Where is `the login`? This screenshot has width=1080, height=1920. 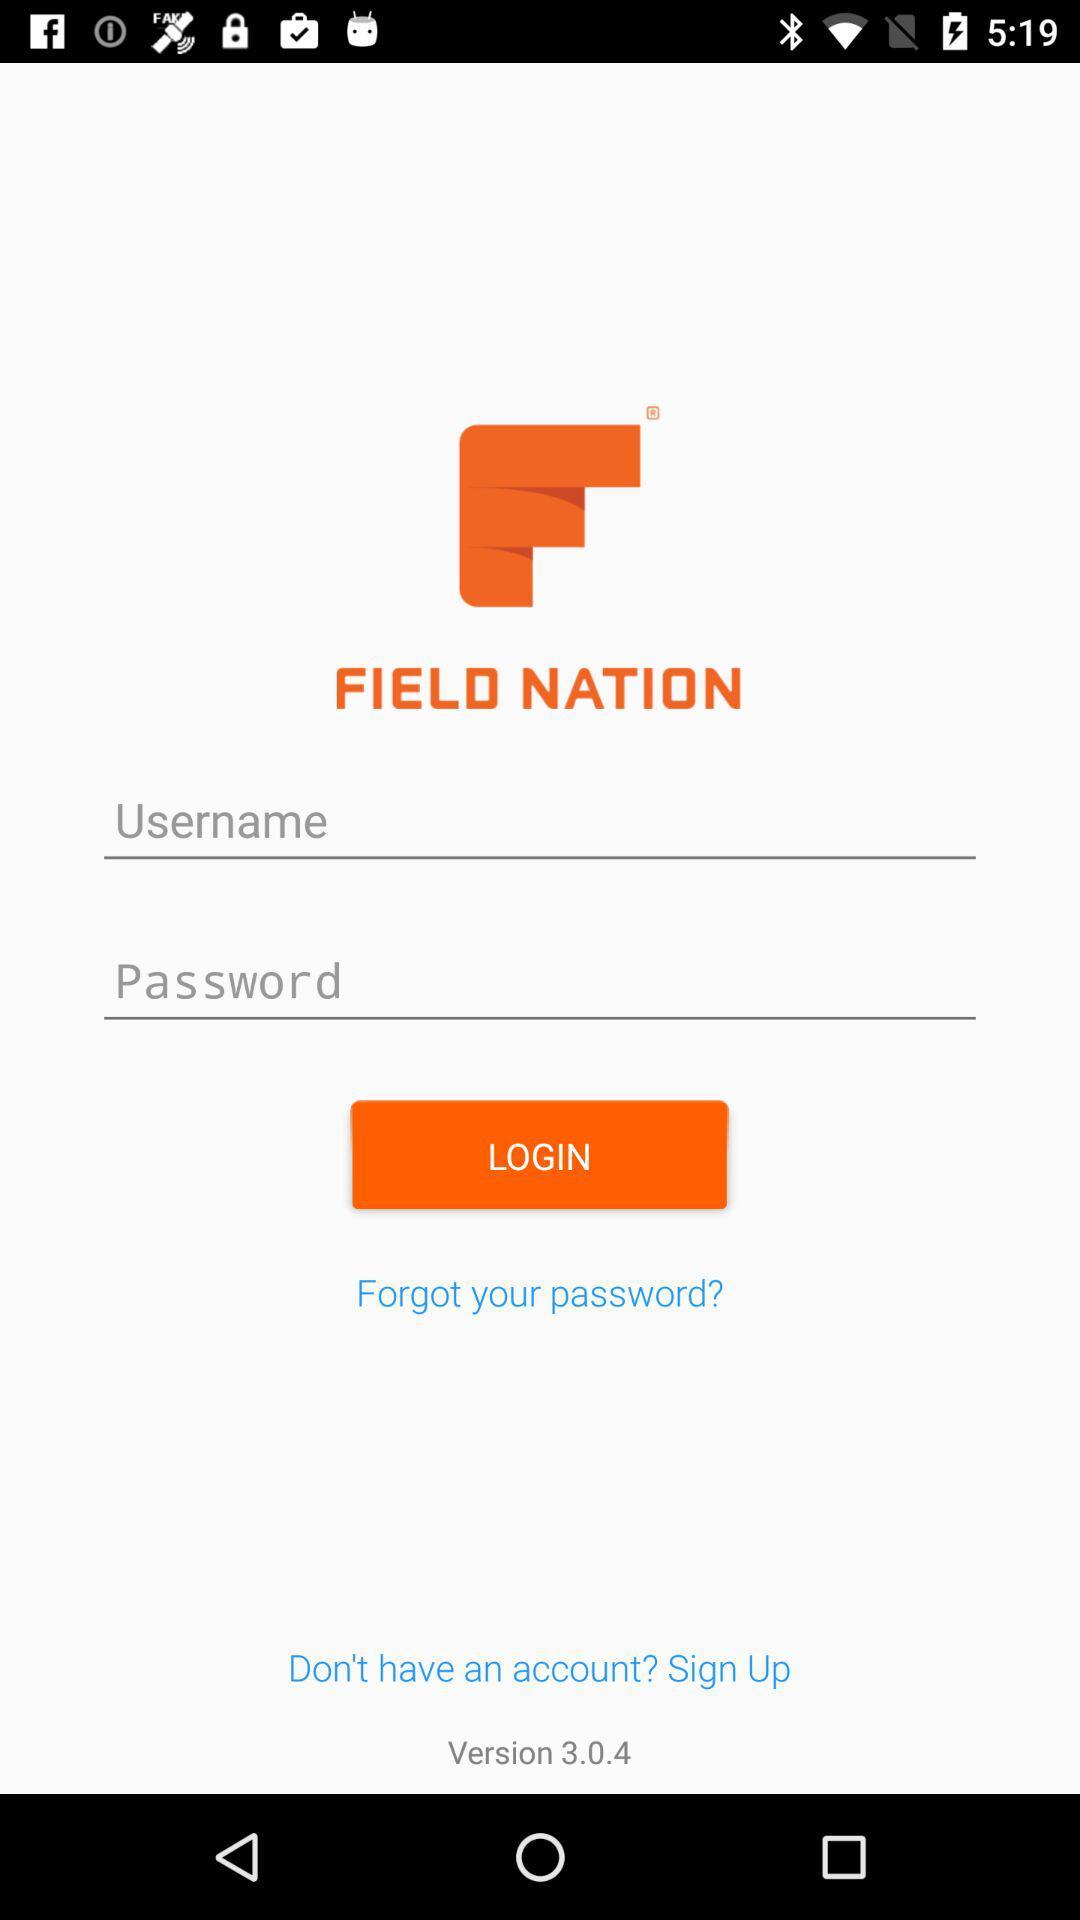 the login is located at coordinates (538, 1155).